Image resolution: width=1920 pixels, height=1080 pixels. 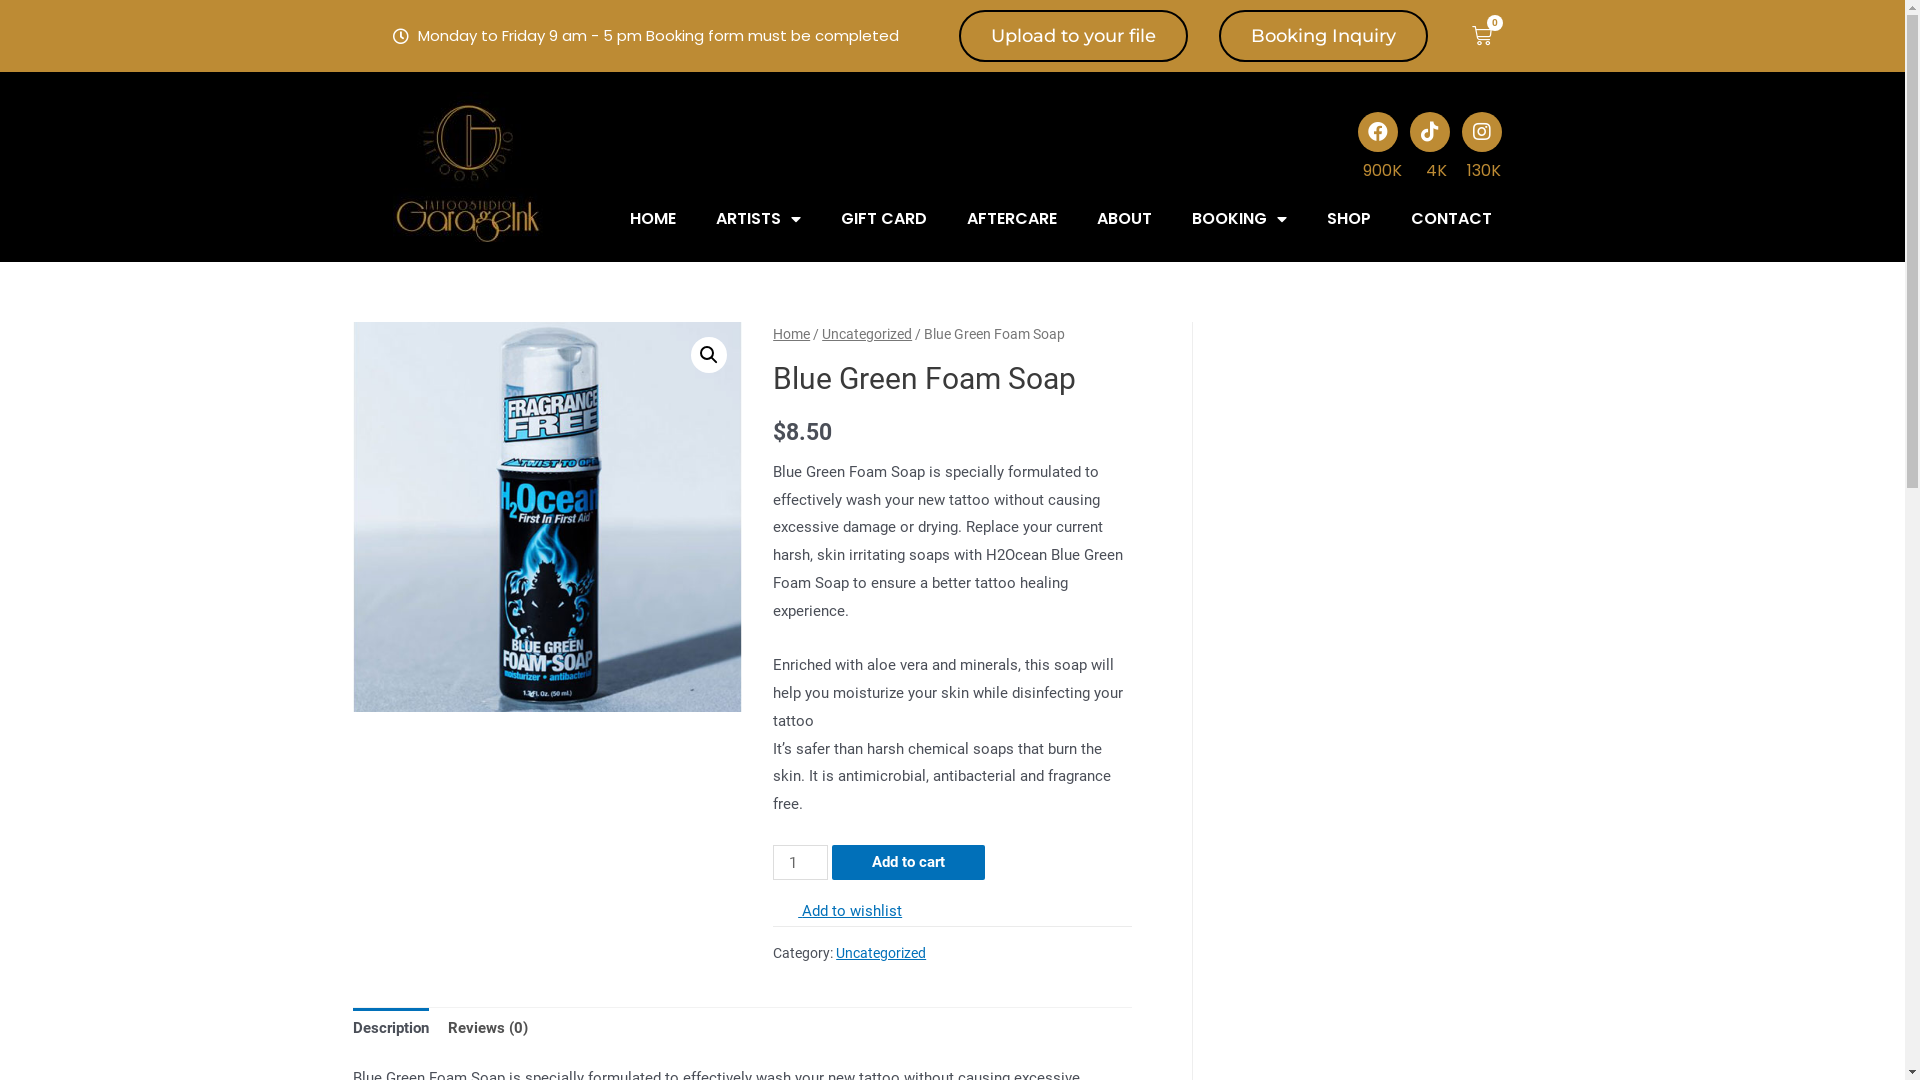 What do you see at coordinates (1124, 219) in the screenshot?
I see `'ABOUT'` at bounding box center [1124, 219].